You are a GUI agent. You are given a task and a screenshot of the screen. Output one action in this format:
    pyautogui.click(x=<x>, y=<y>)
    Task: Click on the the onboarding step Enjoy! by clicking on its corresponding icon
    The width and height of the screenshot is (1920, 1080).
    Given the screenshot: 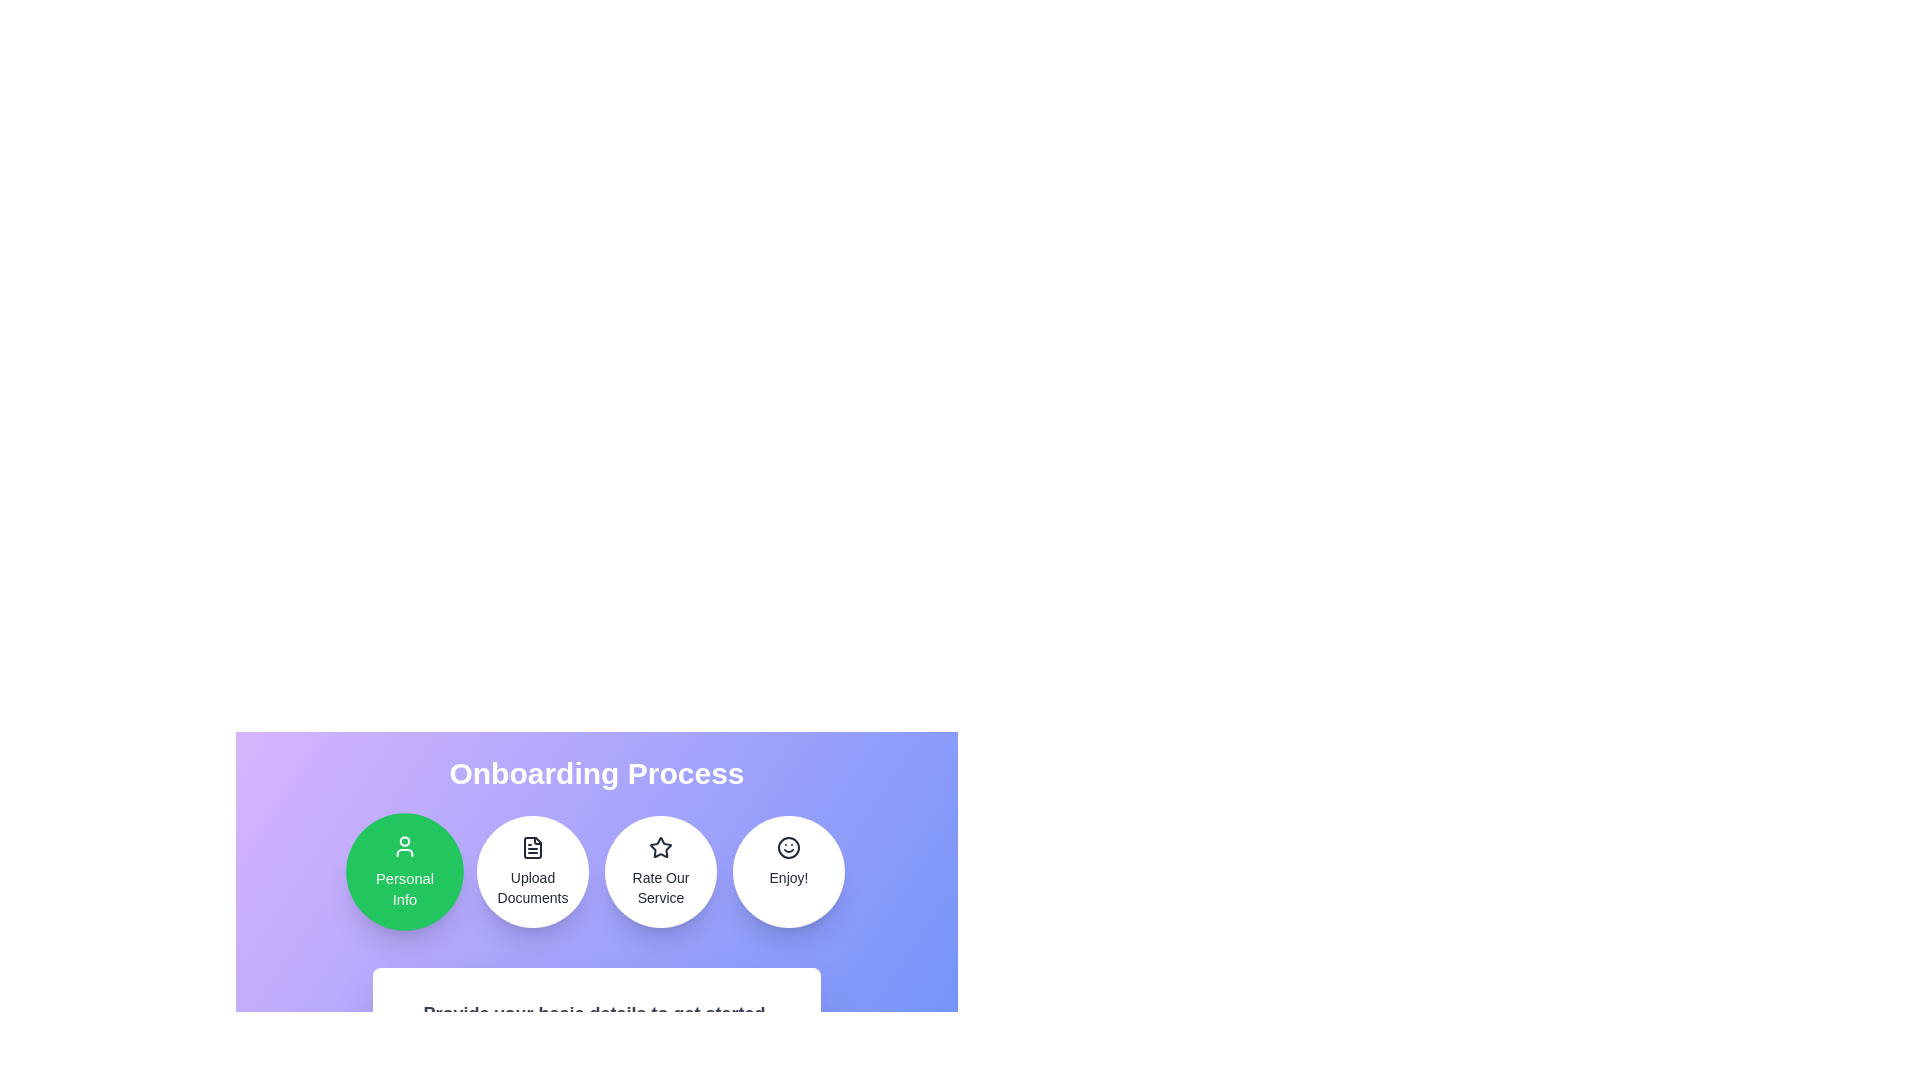 What is the action you would take?
    pyautogui.click(x=787, y=870)
    